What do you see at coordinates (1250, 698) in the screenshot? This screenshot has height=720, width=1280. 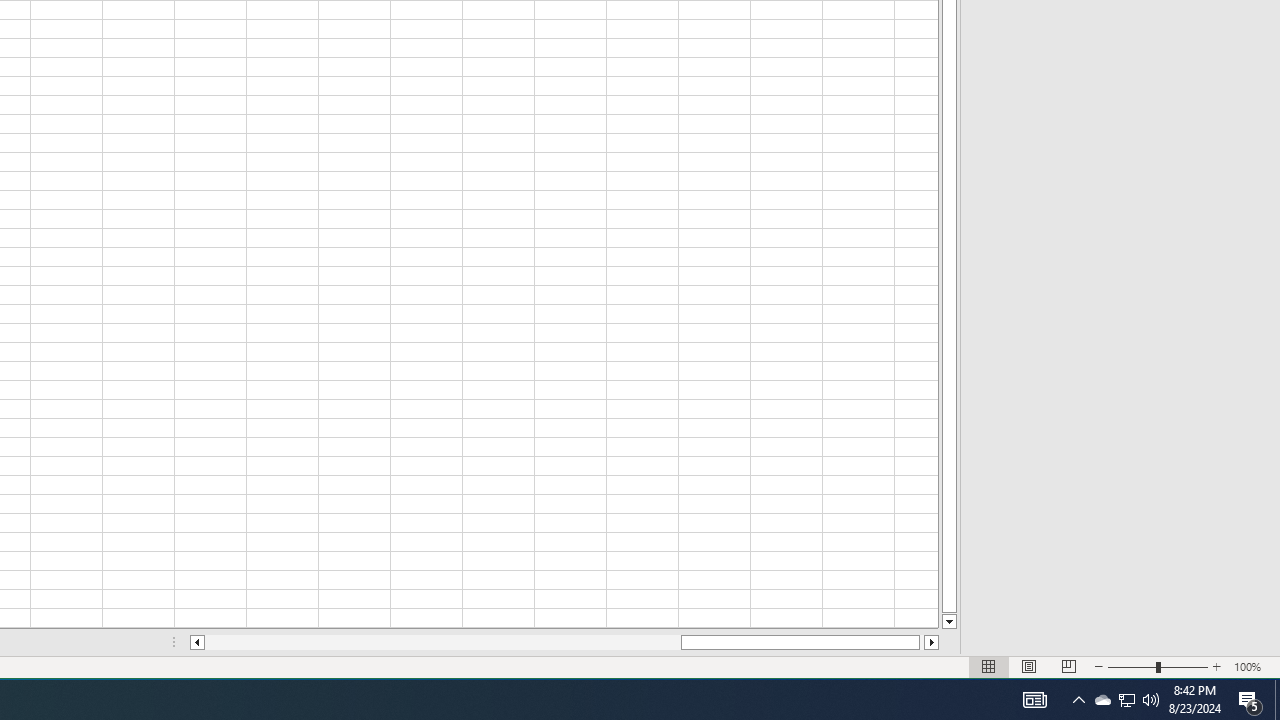 I see `'Action Center, 5 new notifications'` at bounding box center [1250, 698].